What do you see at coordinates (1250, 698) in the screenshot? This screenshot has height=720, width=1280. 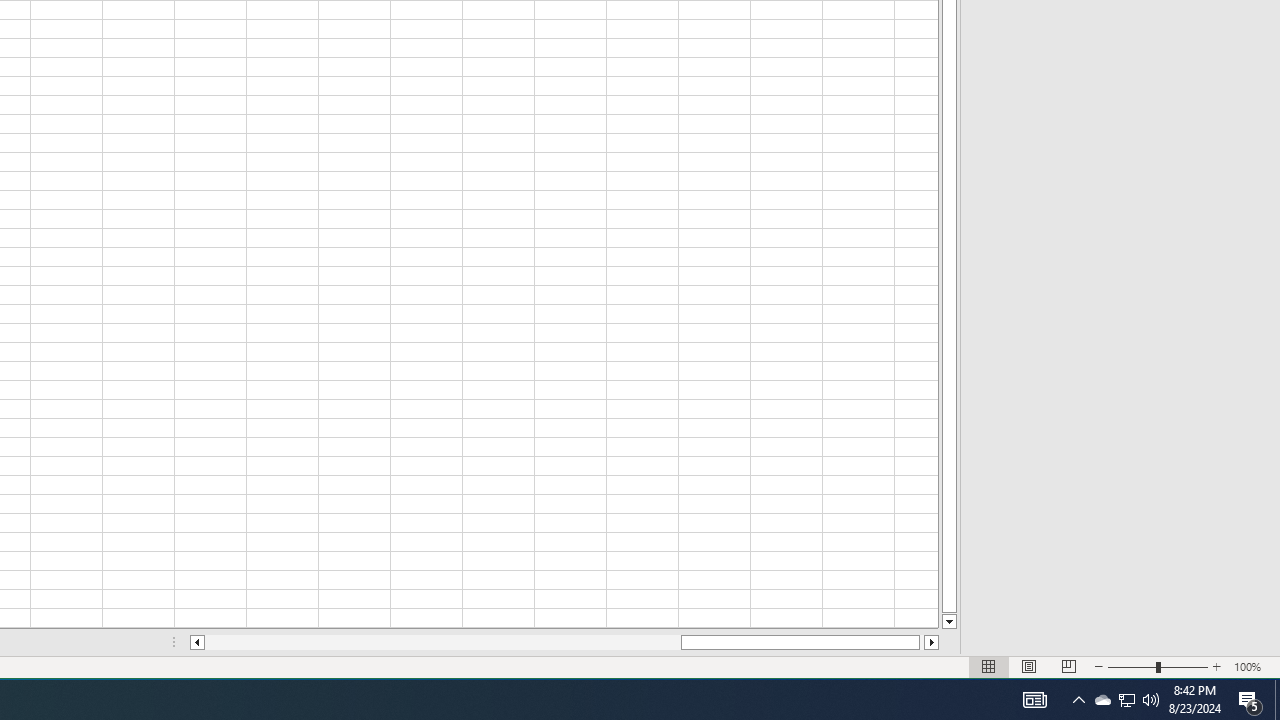 I see `'Action Center, 5 new notifications'` at bounding box center [1250, 698].